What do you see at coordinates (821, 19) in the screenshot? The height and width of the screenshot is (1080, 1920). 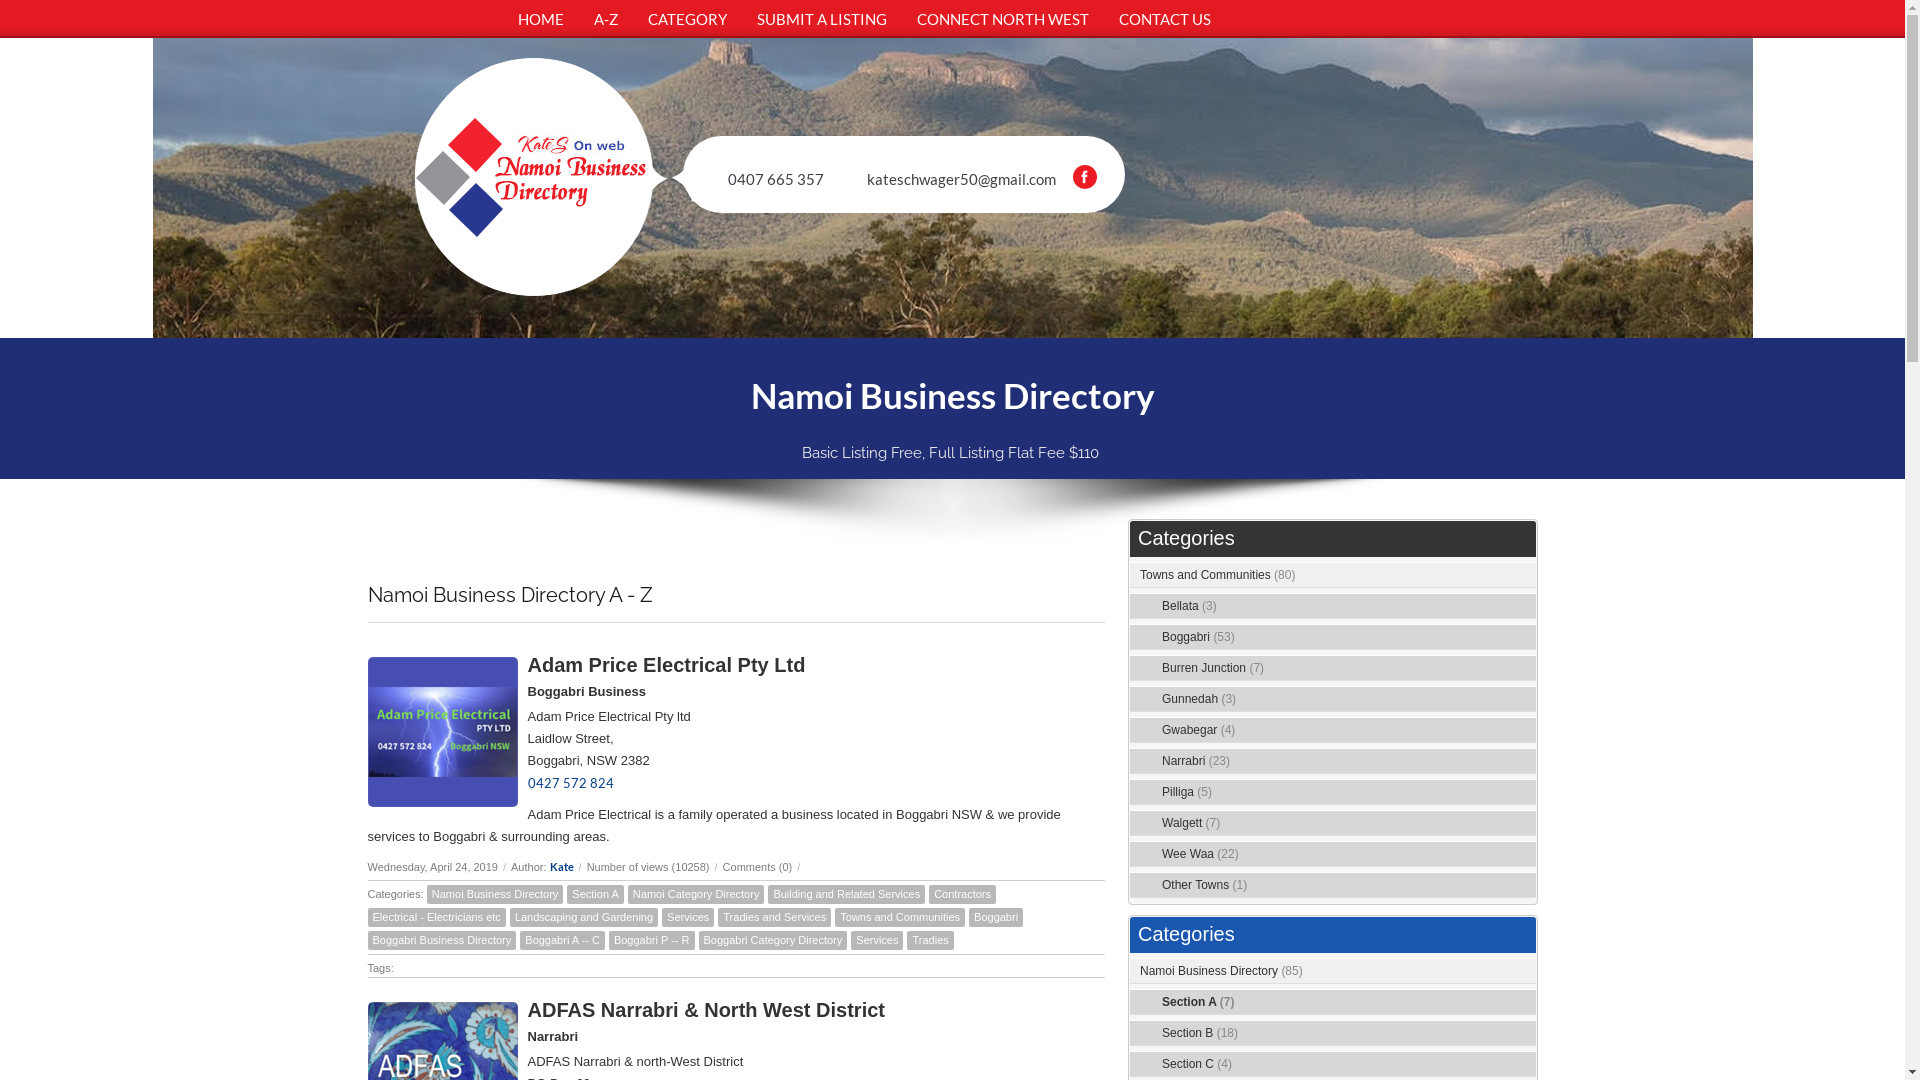 I see `'SUBMIT A LISTING'` at bounding box center [821, 19].